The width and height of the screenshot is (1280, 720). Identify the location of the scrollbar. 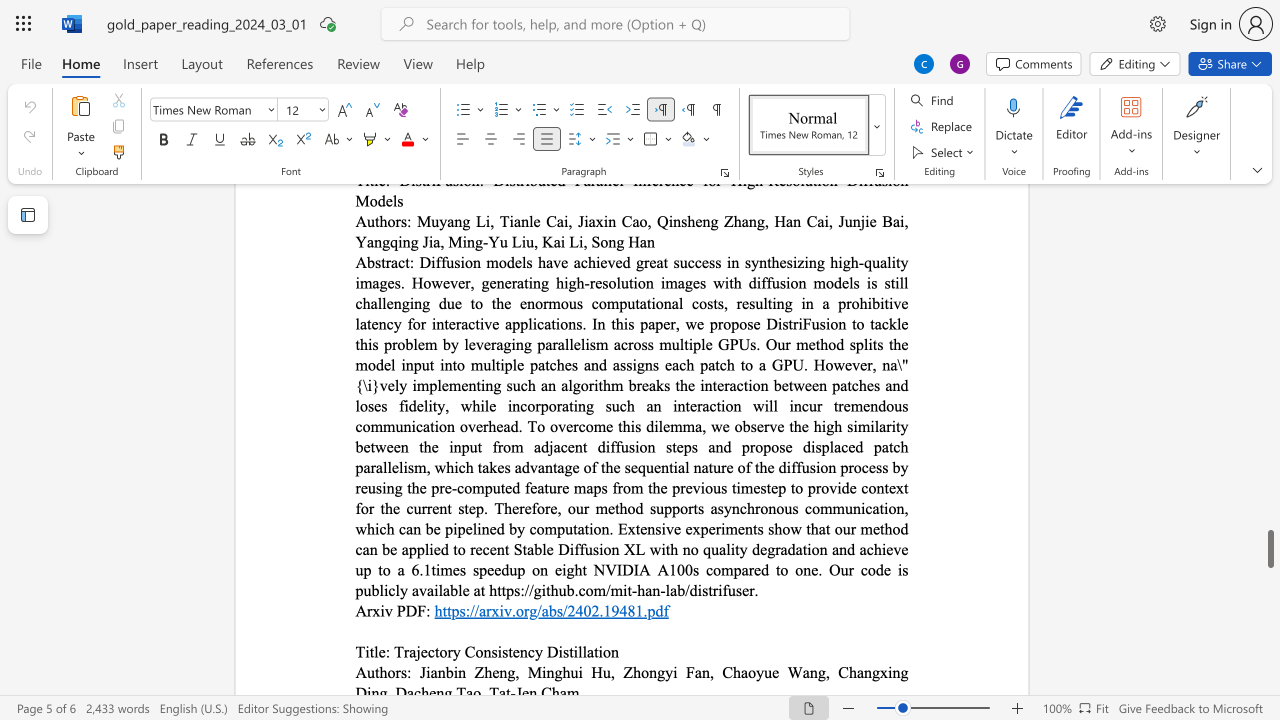
(1269, 390).